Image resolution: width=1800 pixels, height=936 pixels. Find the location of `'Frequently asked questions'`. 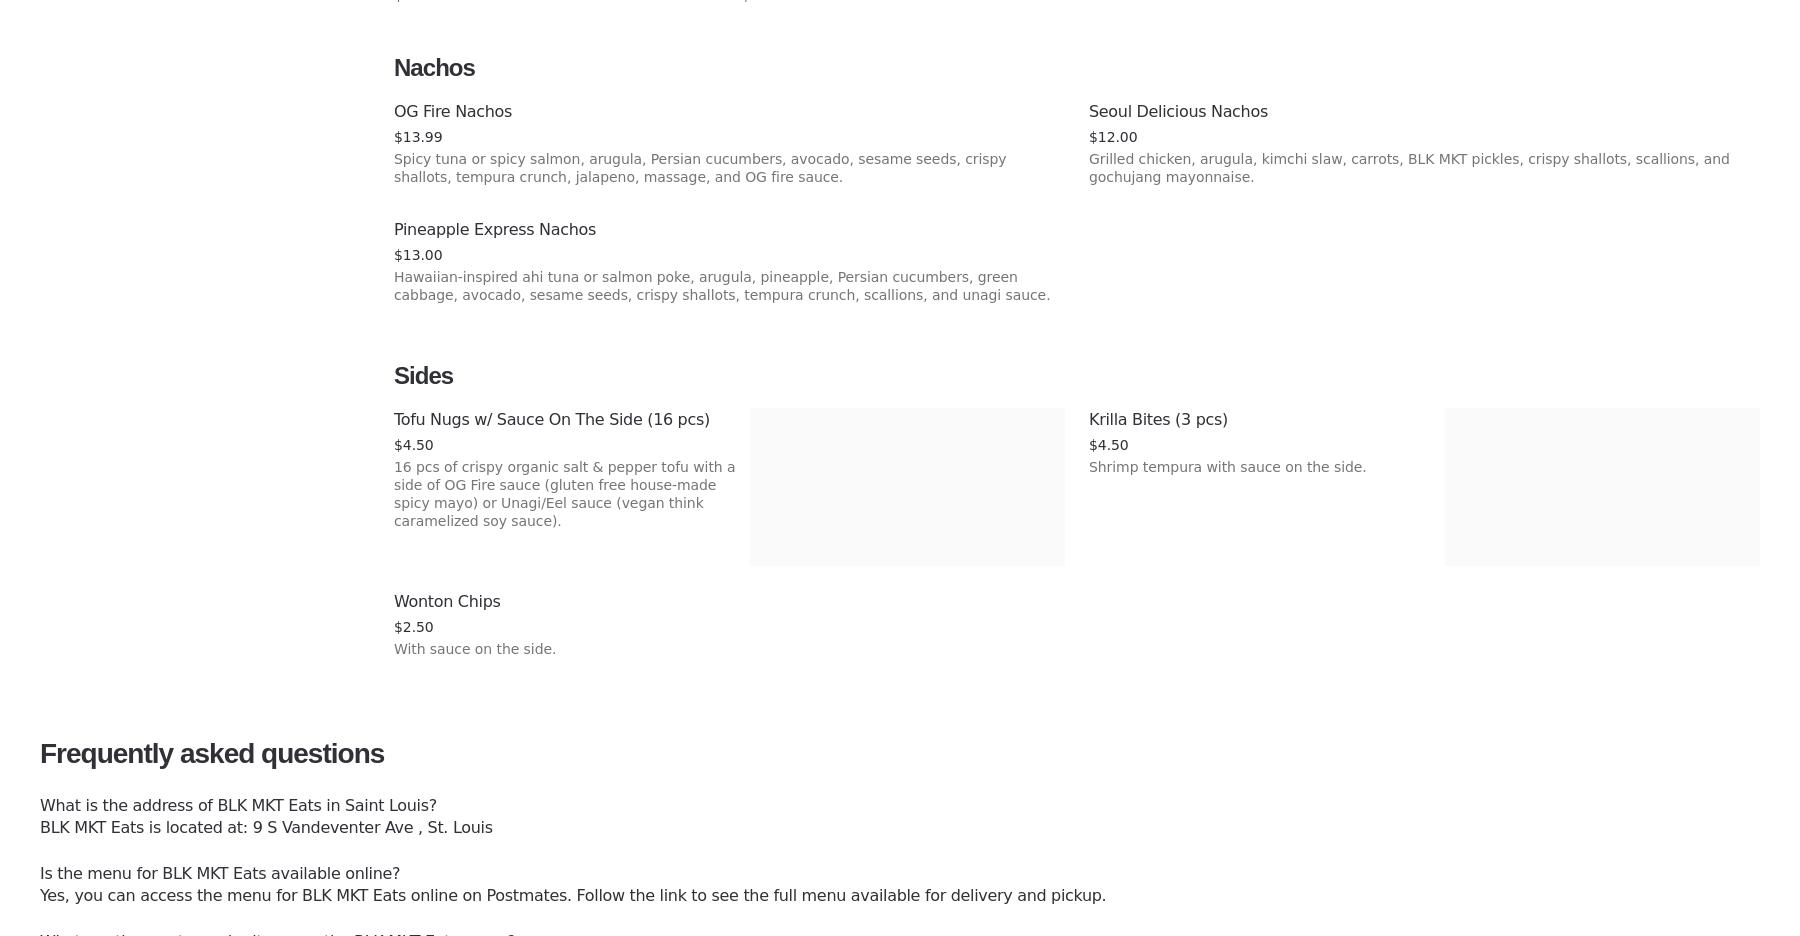

'Frequently asked questions' is located at coordinates (212, 753).